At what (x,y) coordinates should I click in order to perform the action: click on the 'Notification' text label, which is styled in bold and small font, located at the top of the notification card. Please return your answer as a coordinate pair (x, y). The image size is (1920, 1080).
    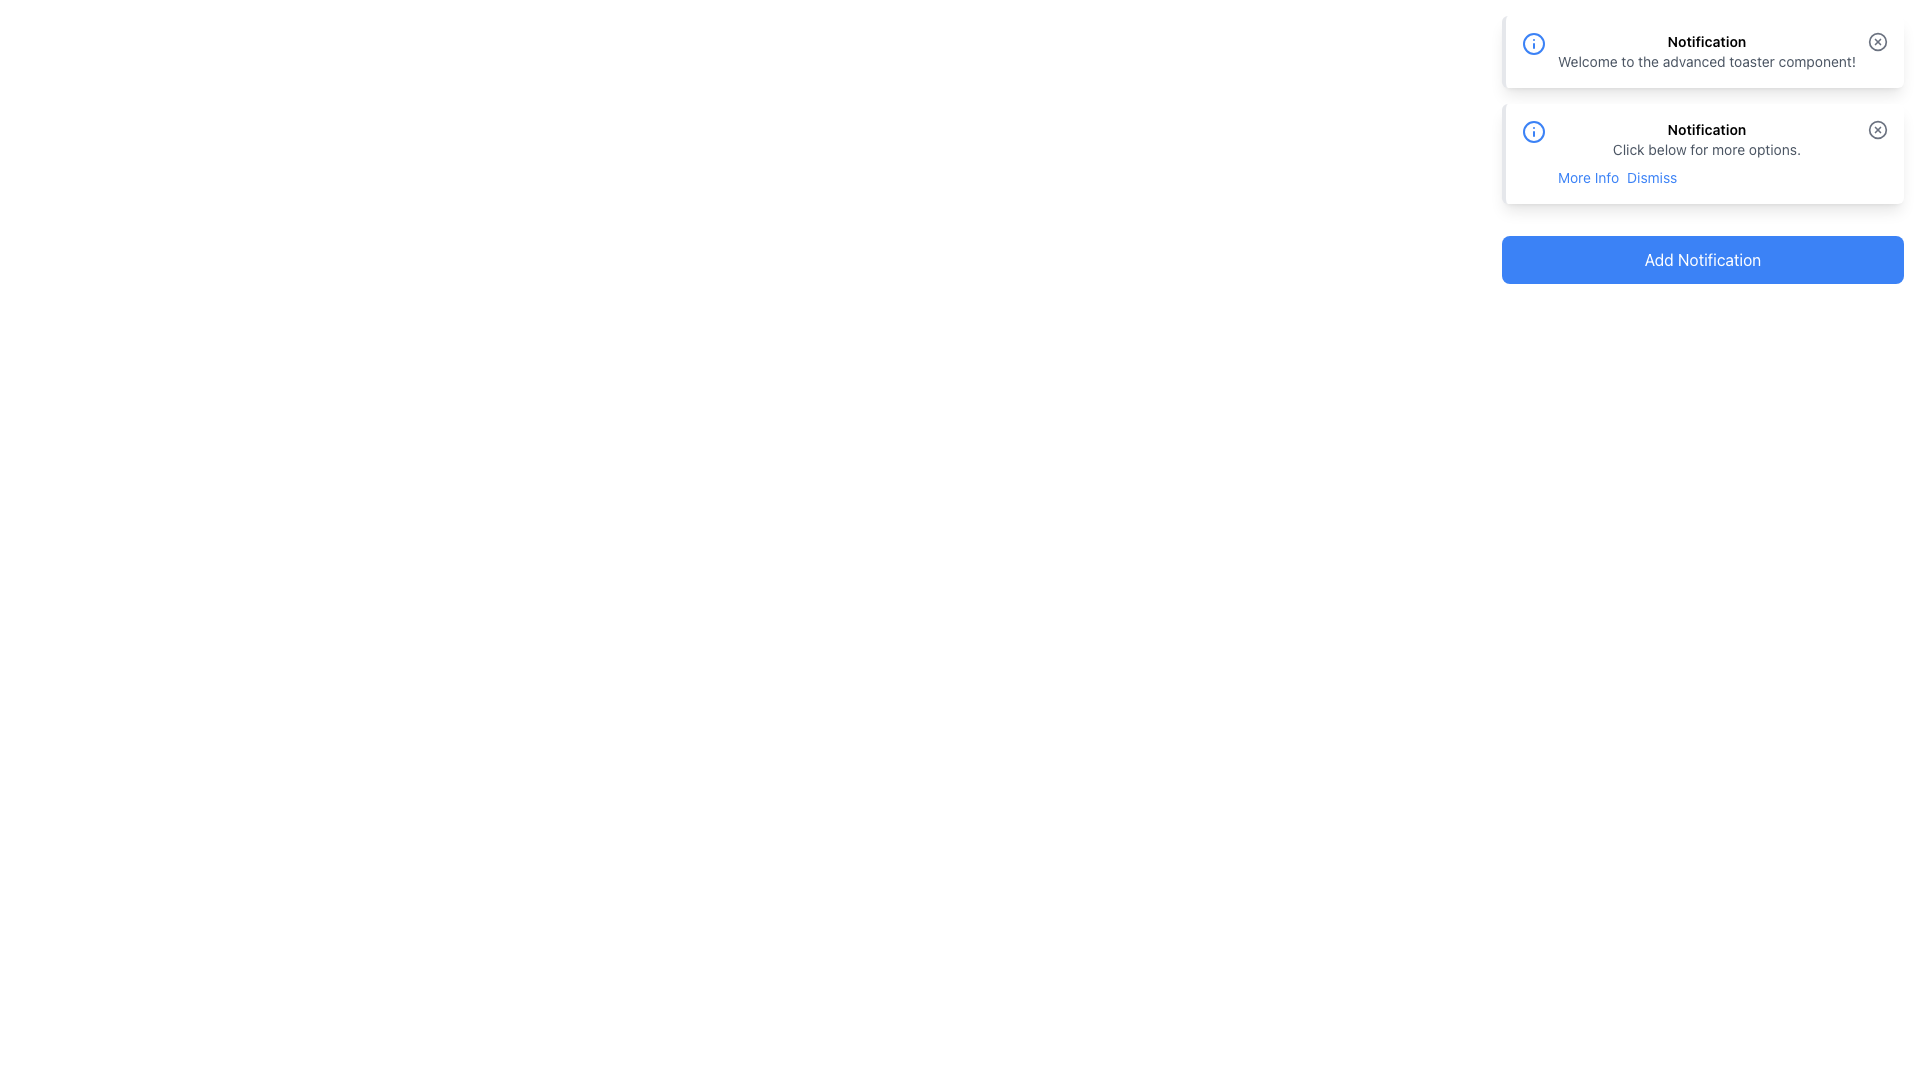
    Looking at the image, I should click on (1706, 42).